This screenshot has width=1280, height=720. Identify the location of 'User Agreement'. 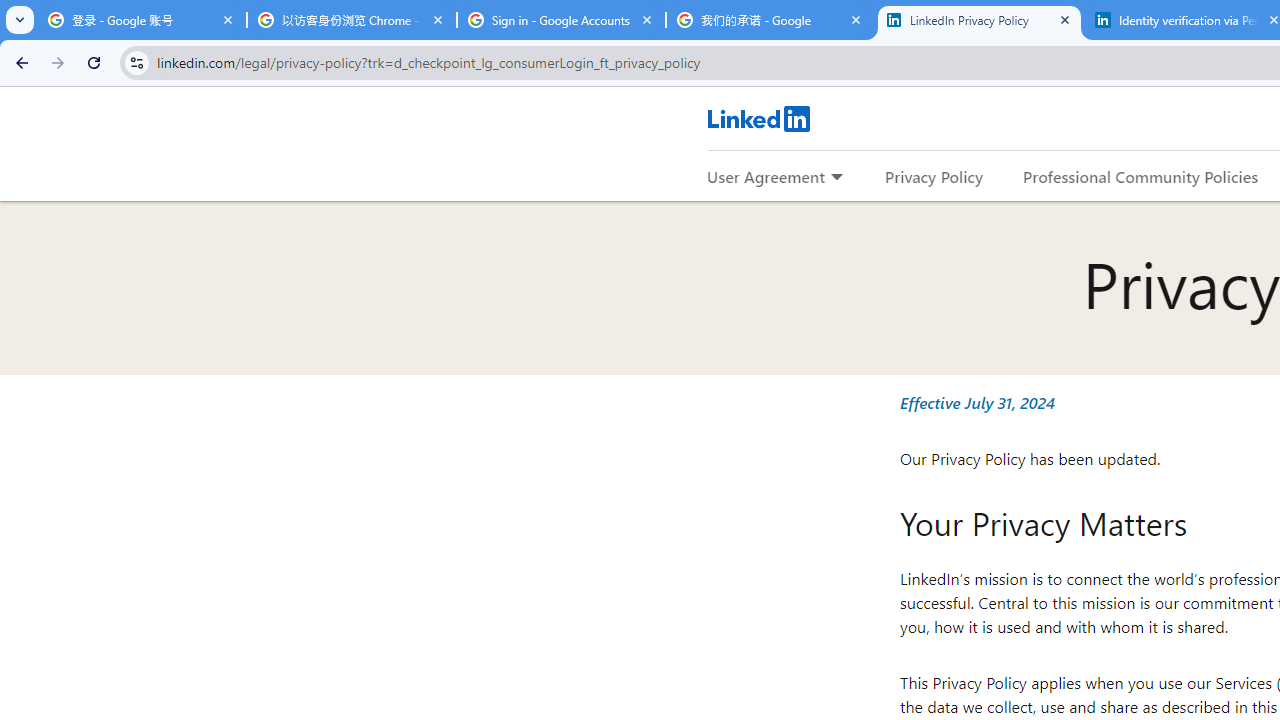
(765, 175).